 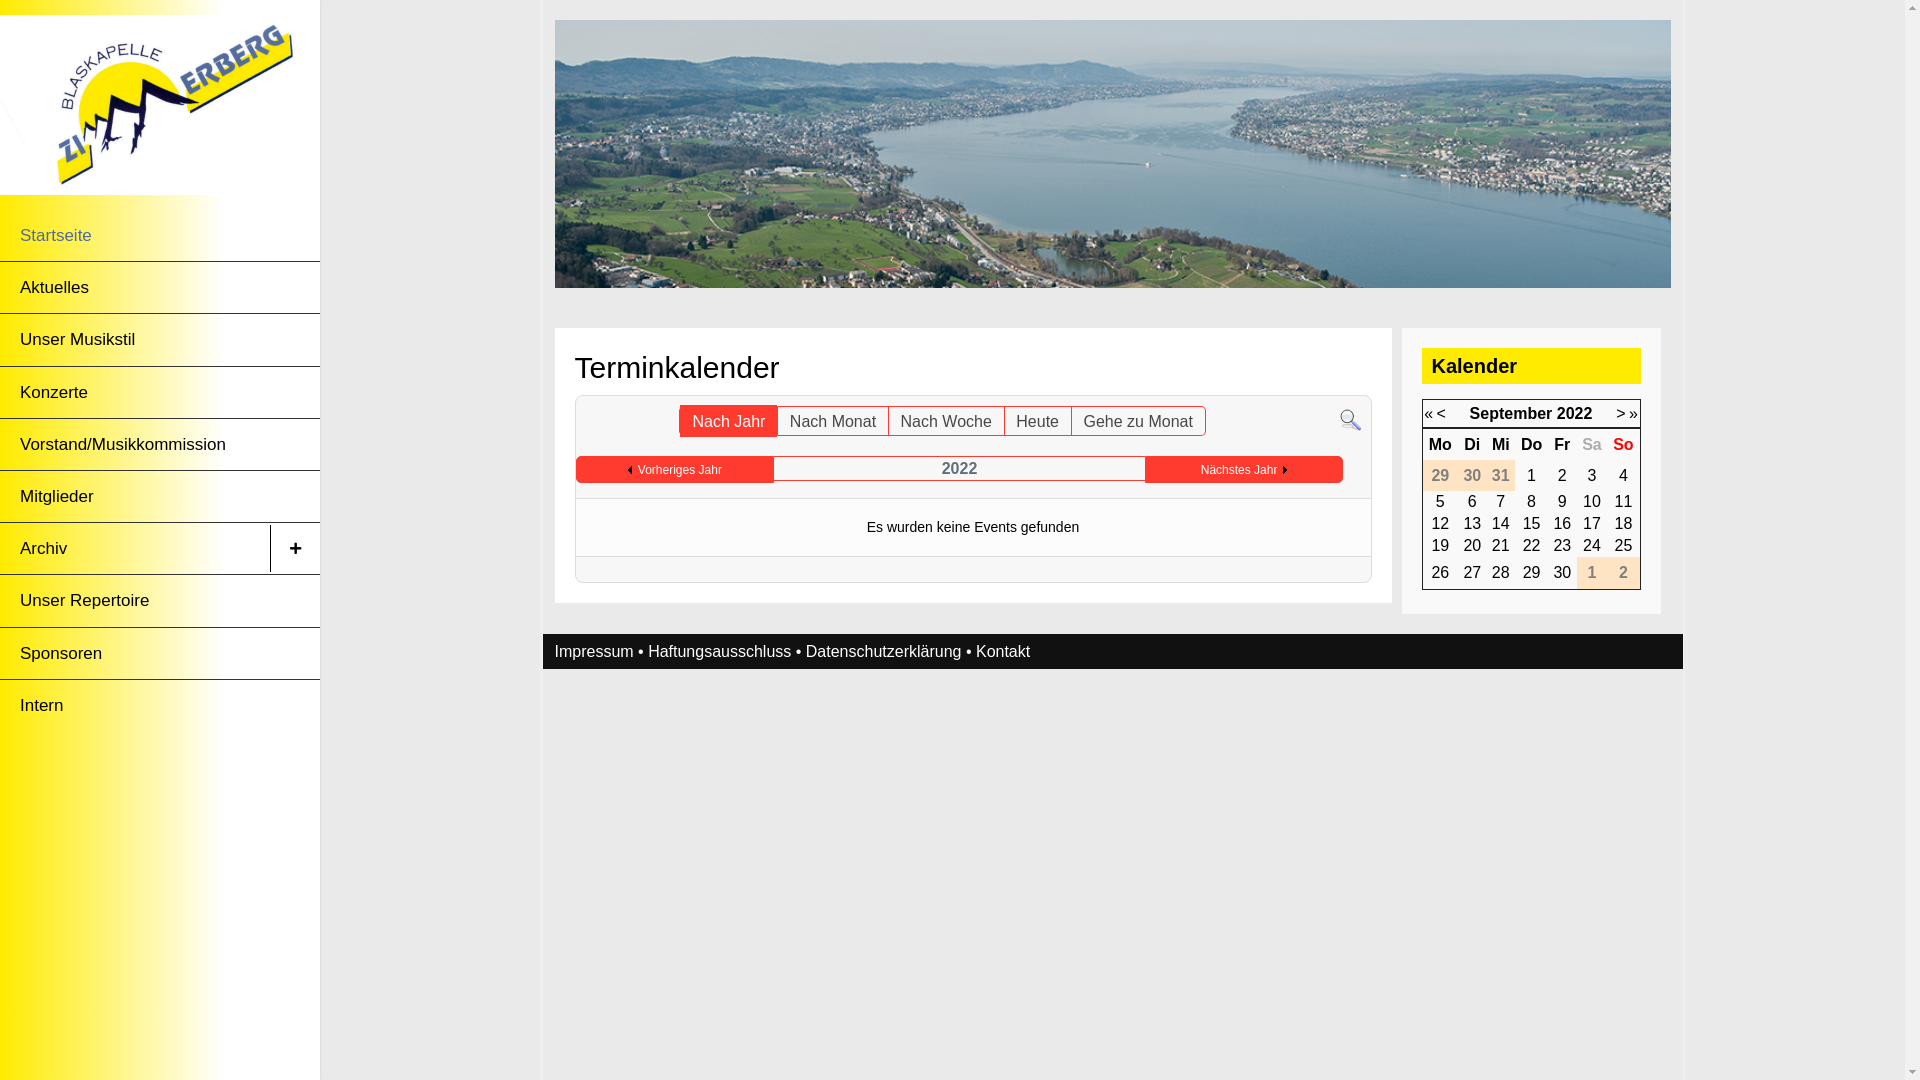 What do you see at coordinates (133, 234) in the screenshot?
I see `'Startseite'` at bounding box center [133, 234].